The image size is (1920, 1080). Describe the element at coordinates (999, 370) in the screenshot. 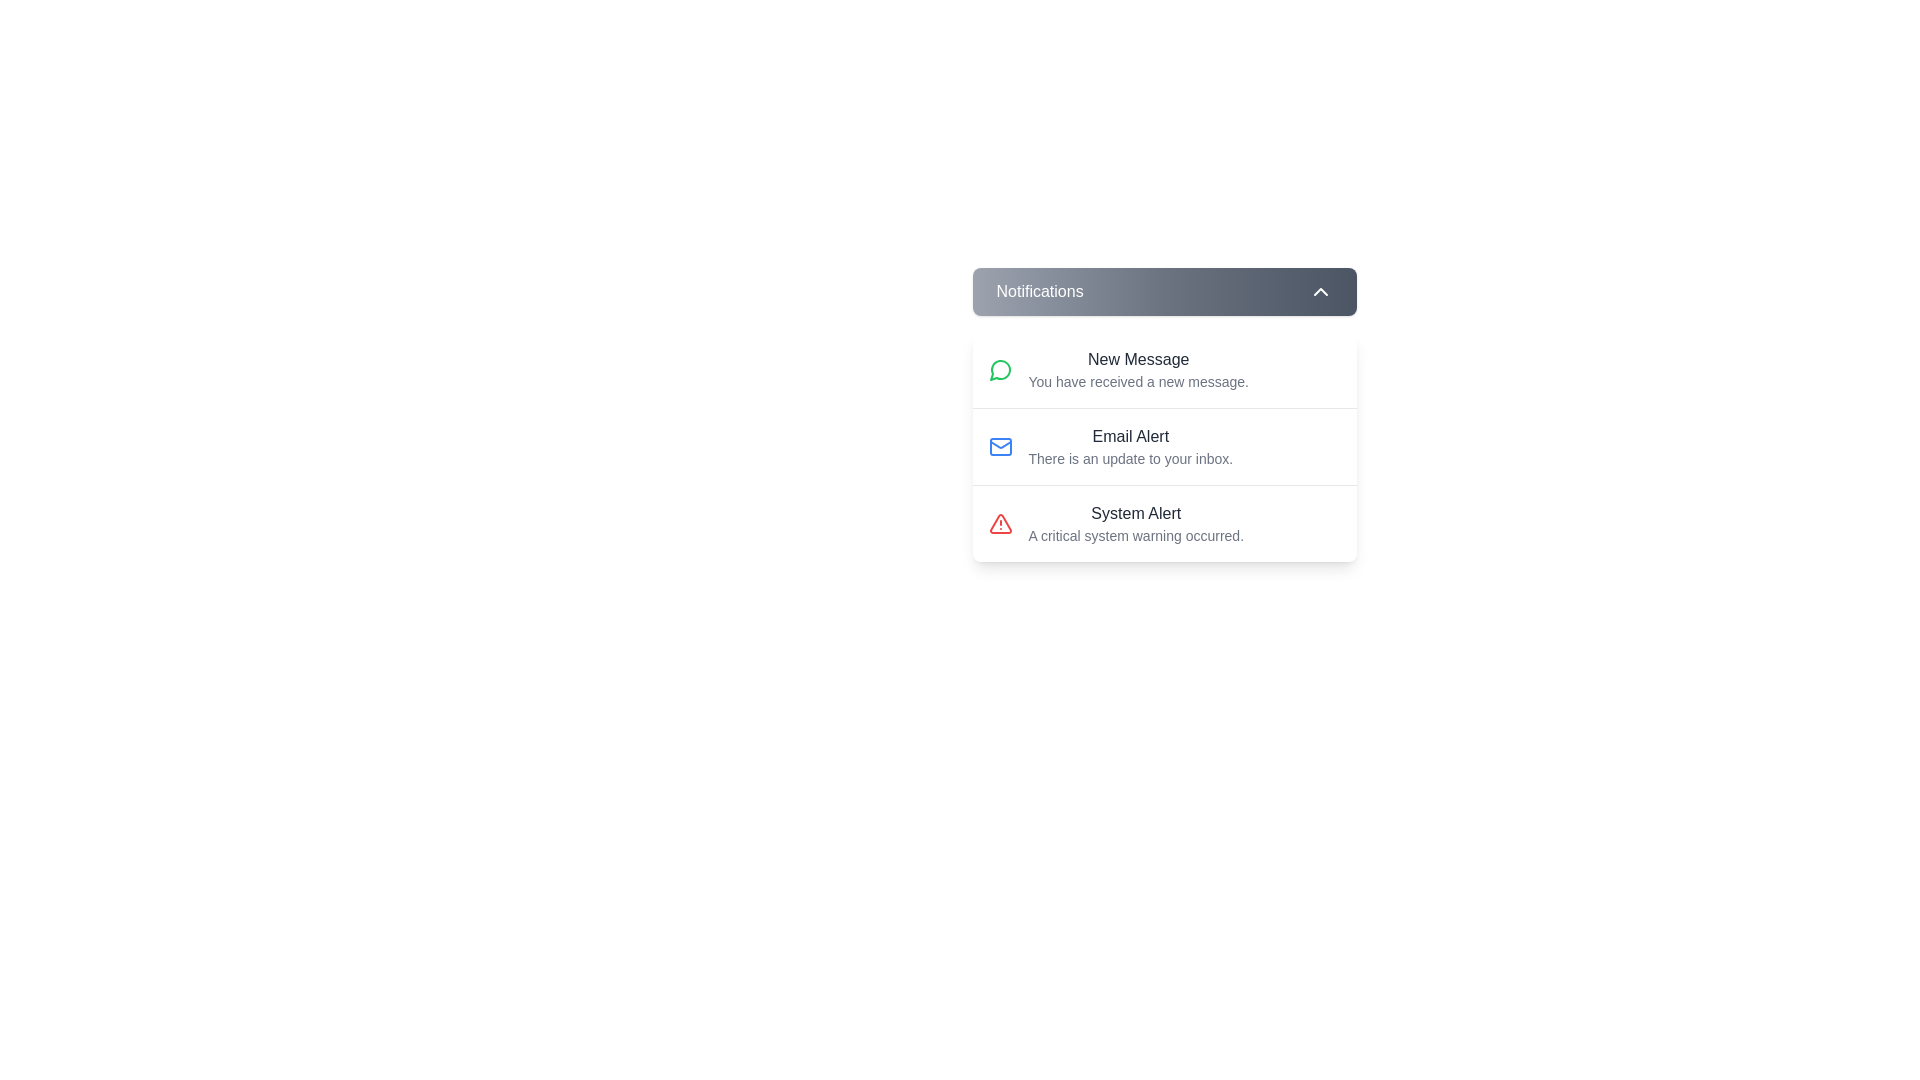

I see `on the first notification icon in the notification center, which serves as a visual indicator for messages` at that location.